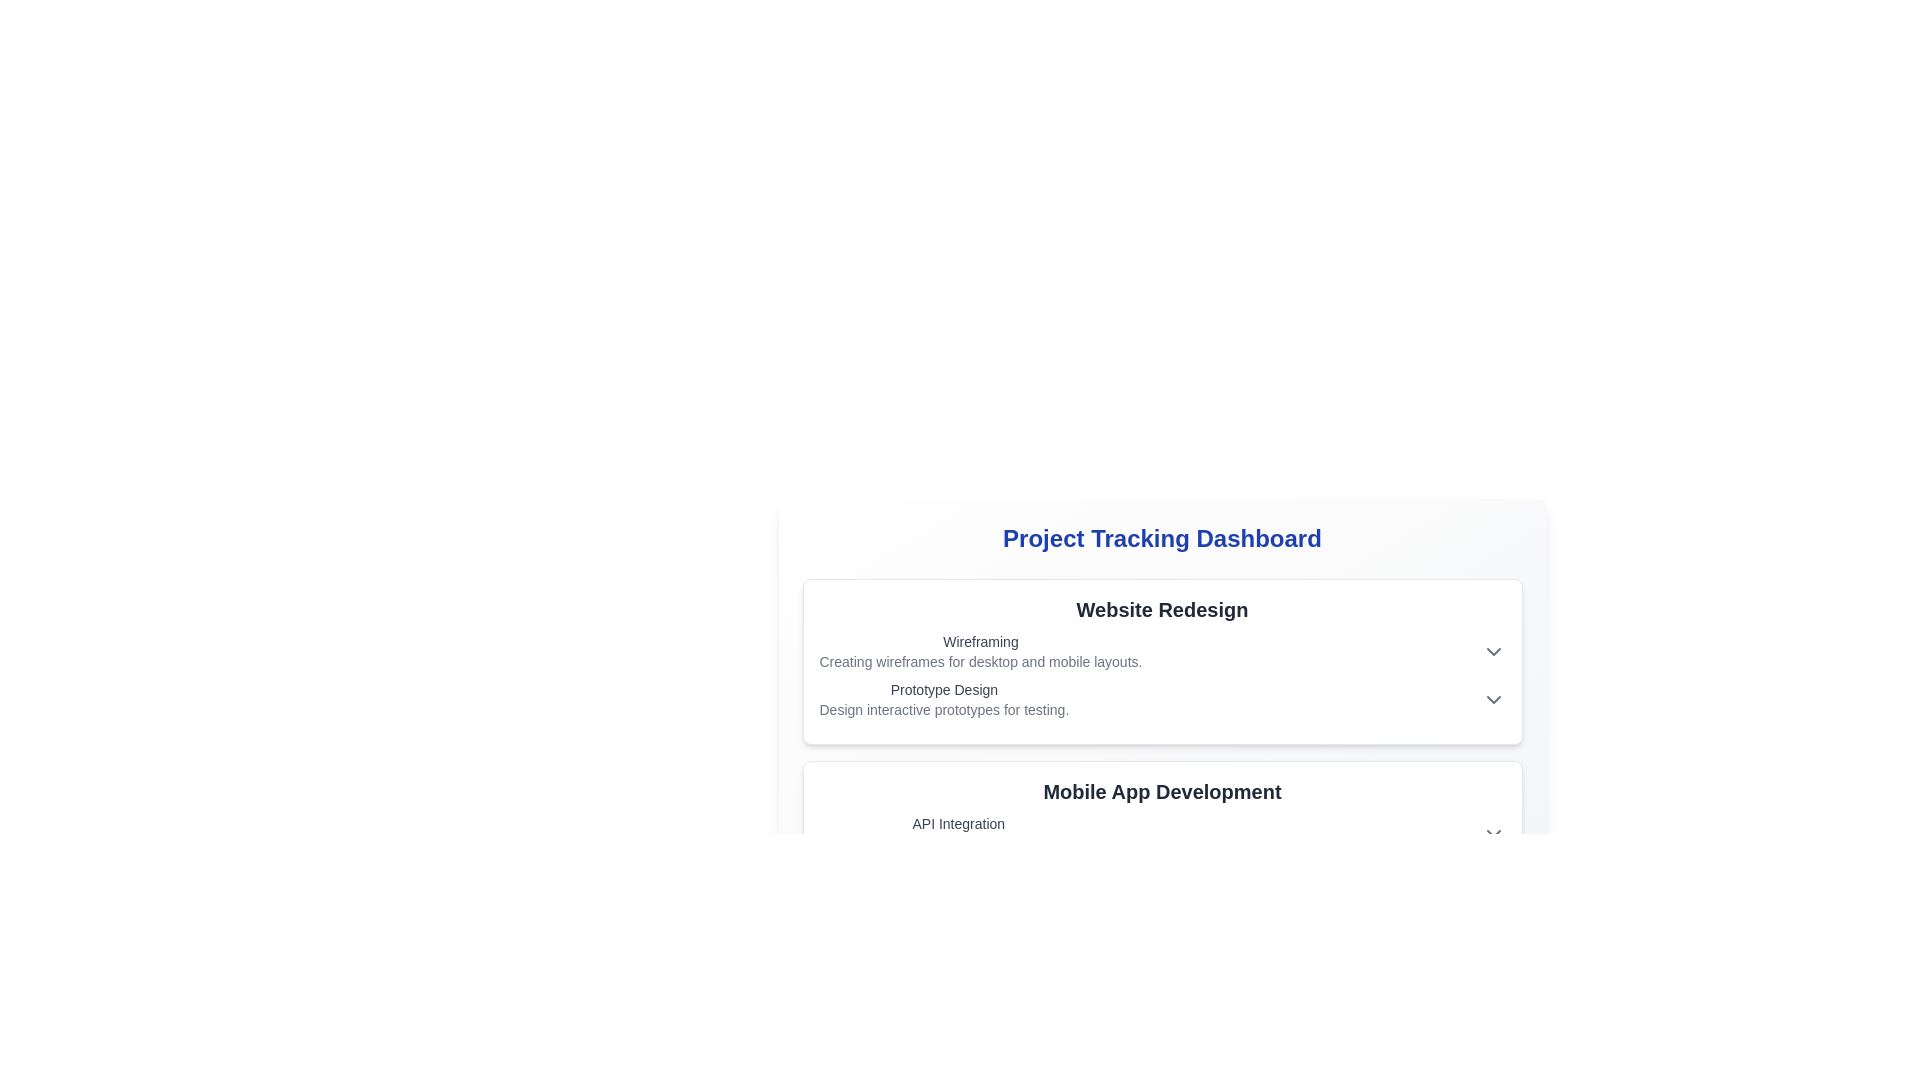 This screenshot has height=1080, width=1920. What do you see at coordinates (943, 708) in the screenshot?
I see `the descriptive text related to 'Prototype Design' located below the 'Prototype Design' heading in the 'Website Redesign' section` at bounding box center [943, 708].